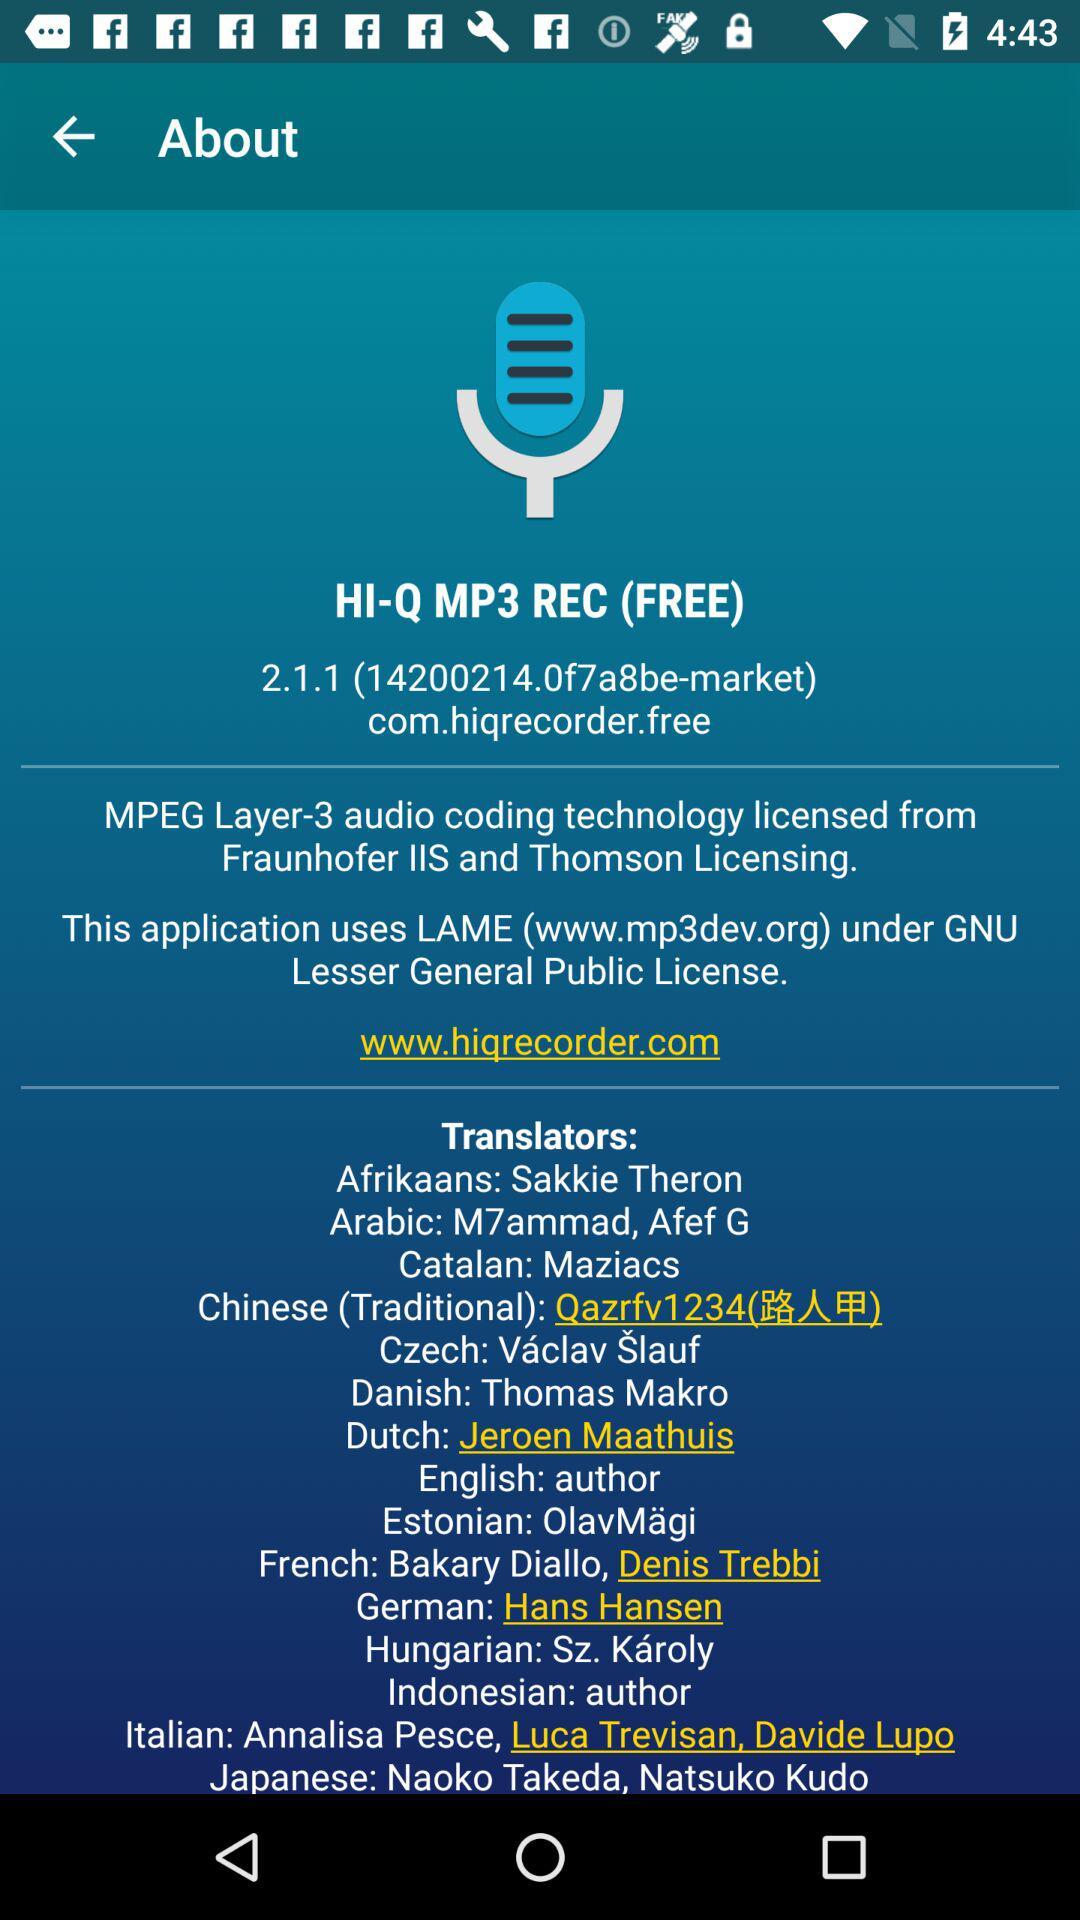 Image resolution: width=1080 pixels, height=1920 pixels. Describe the element at coordinates (540, 398) in the screenshot. I see `the mike icon` at that location.